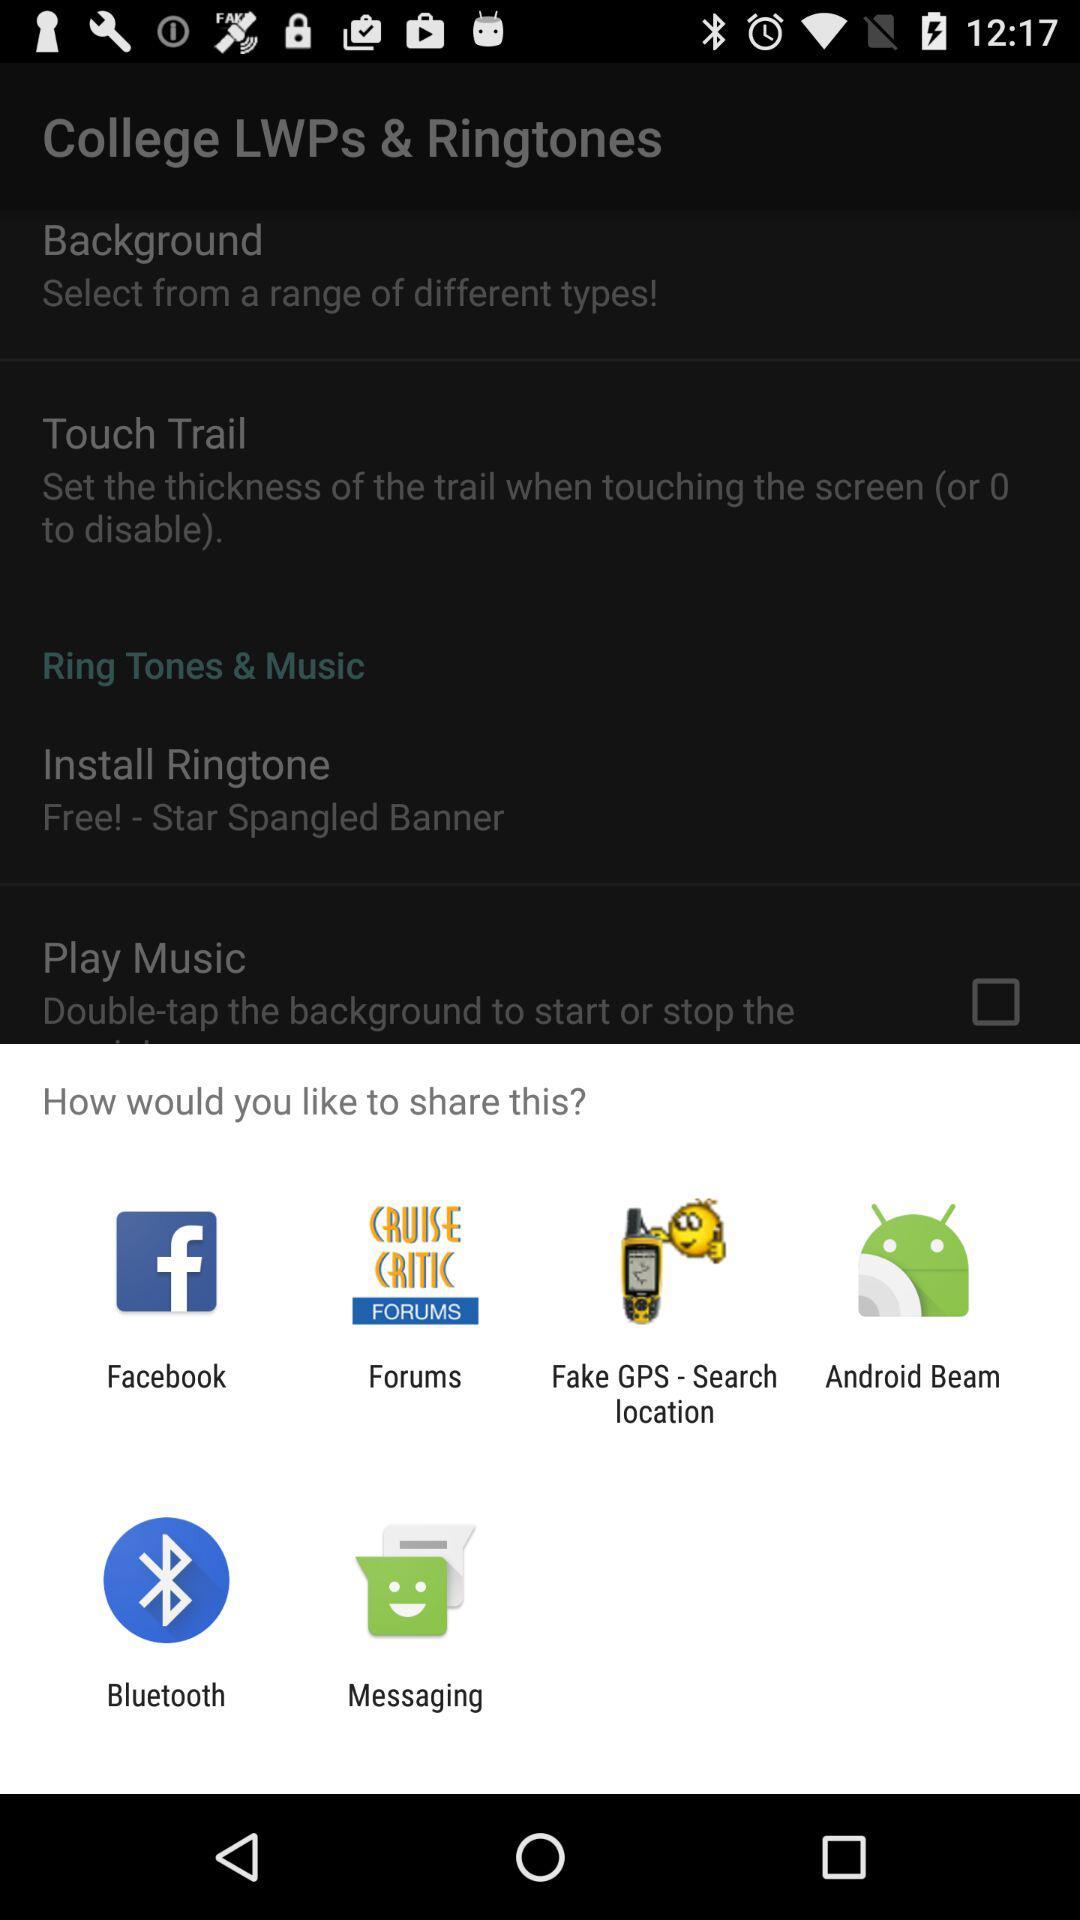 The image size is (1080, 1920). What do you see at coordinates (664, 1392) in the screenshot?
I see `app next to forums item` at bounding box center [664, 1392].